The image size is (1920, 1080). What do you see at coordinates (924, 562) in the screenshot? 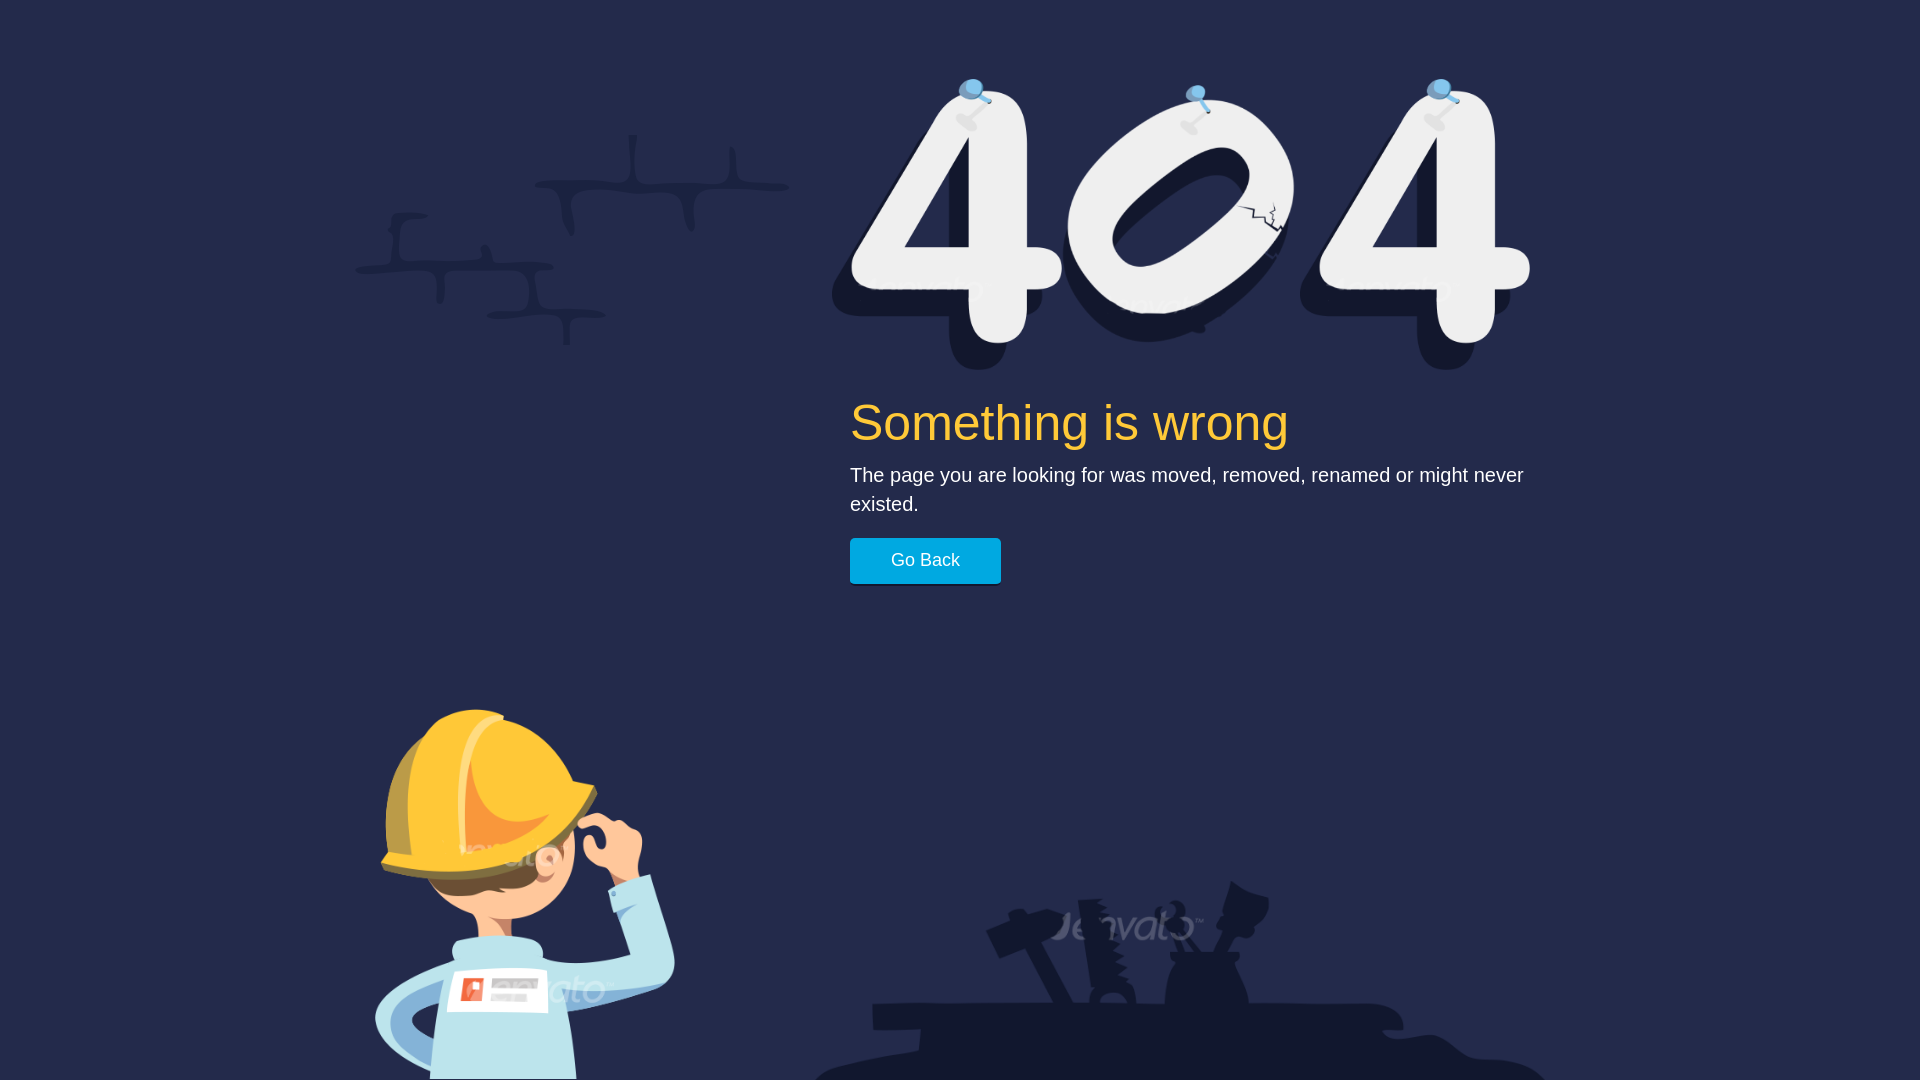
I see `'Go Back'` at bounding box center [924, 562].